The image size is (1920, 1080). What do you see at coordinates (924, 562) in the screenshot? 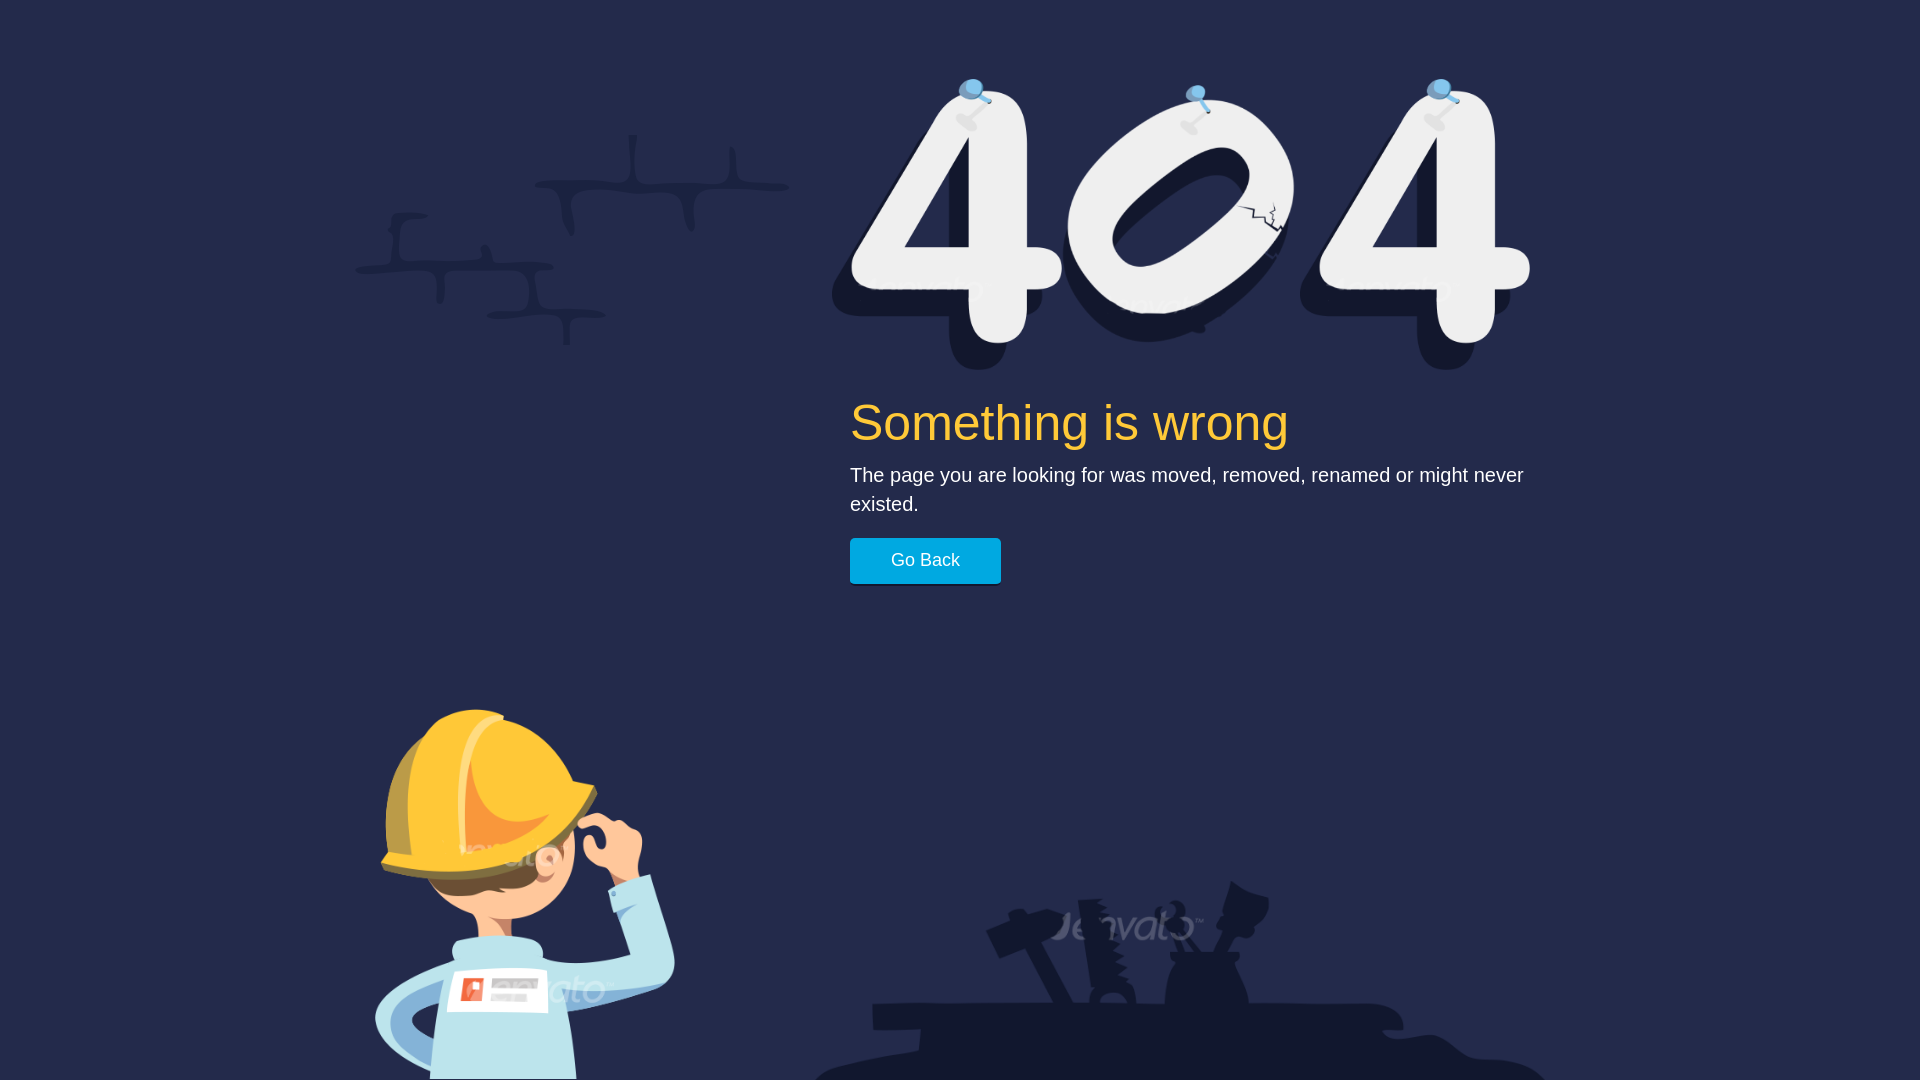
I see `'Go Back'` at bounding box center [924, 562].